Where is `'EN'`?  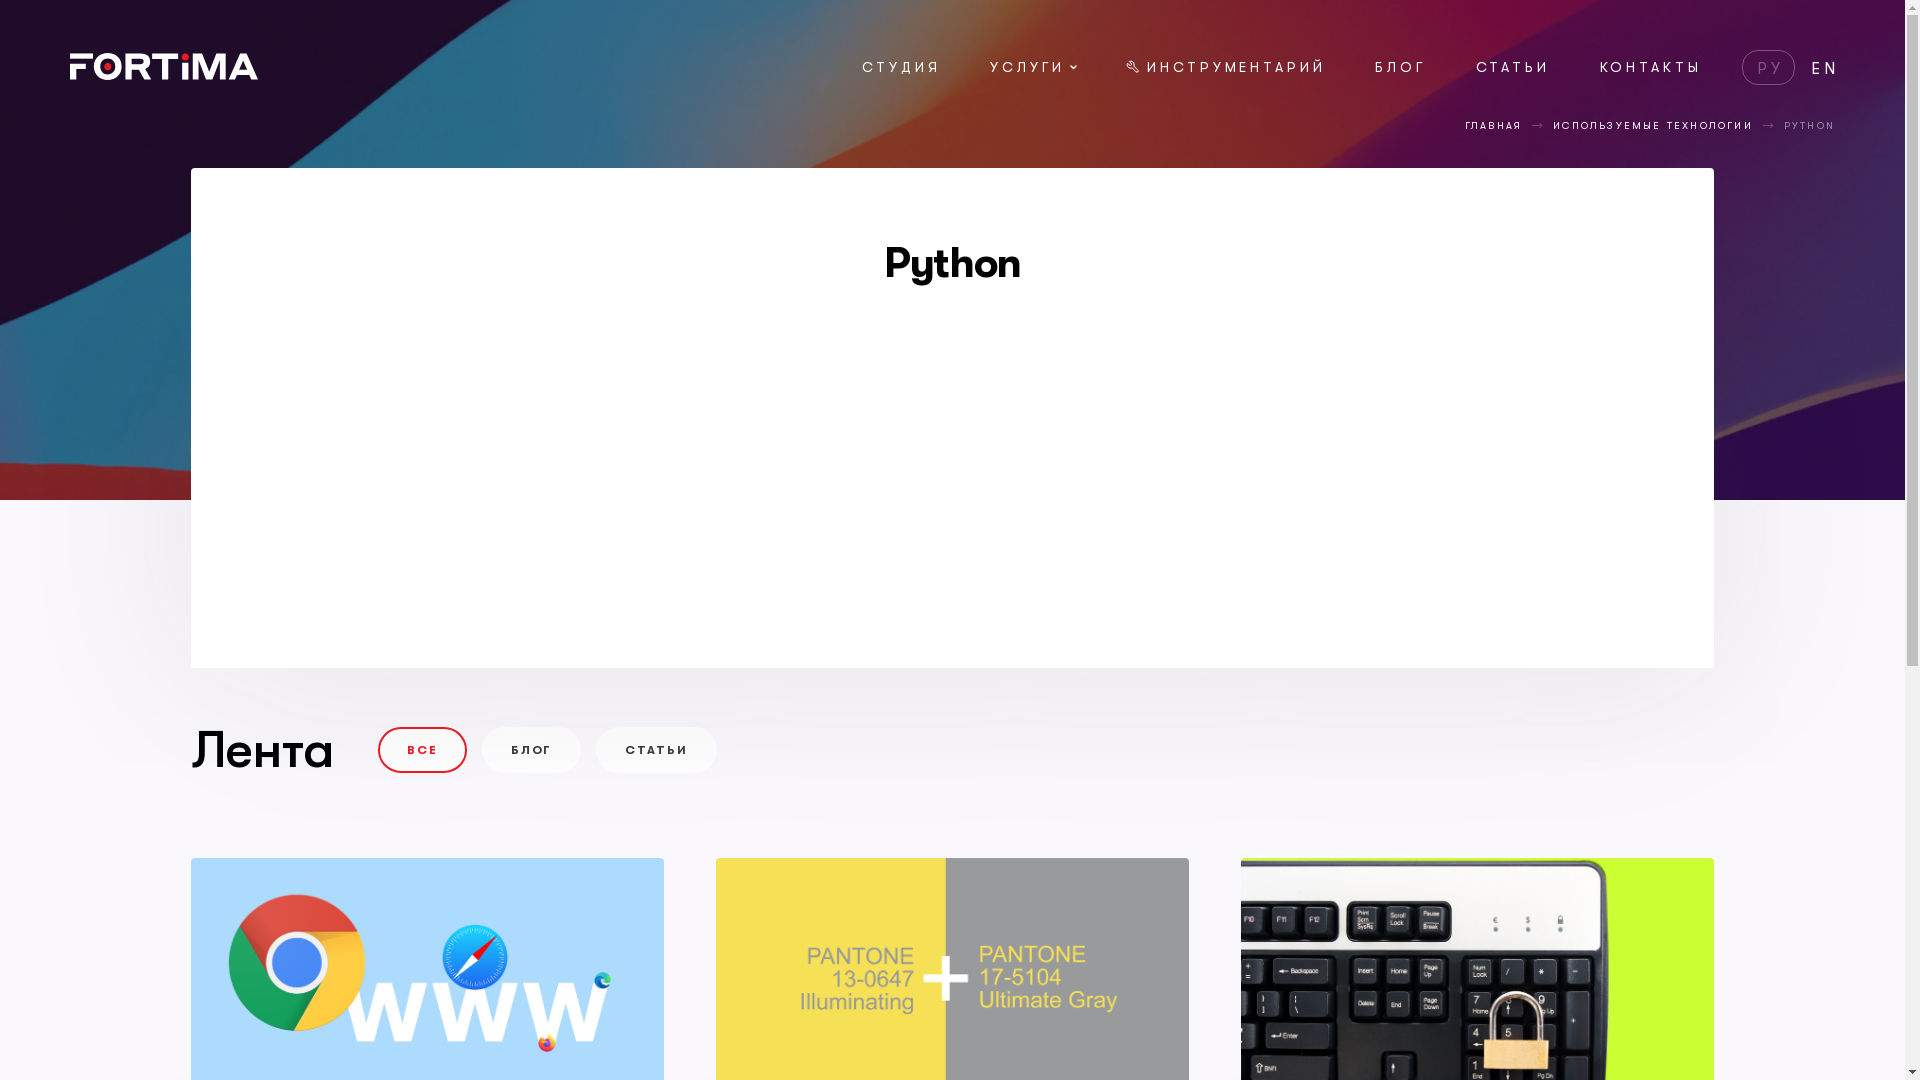 'EN' is located at coordinates (1825, 68).